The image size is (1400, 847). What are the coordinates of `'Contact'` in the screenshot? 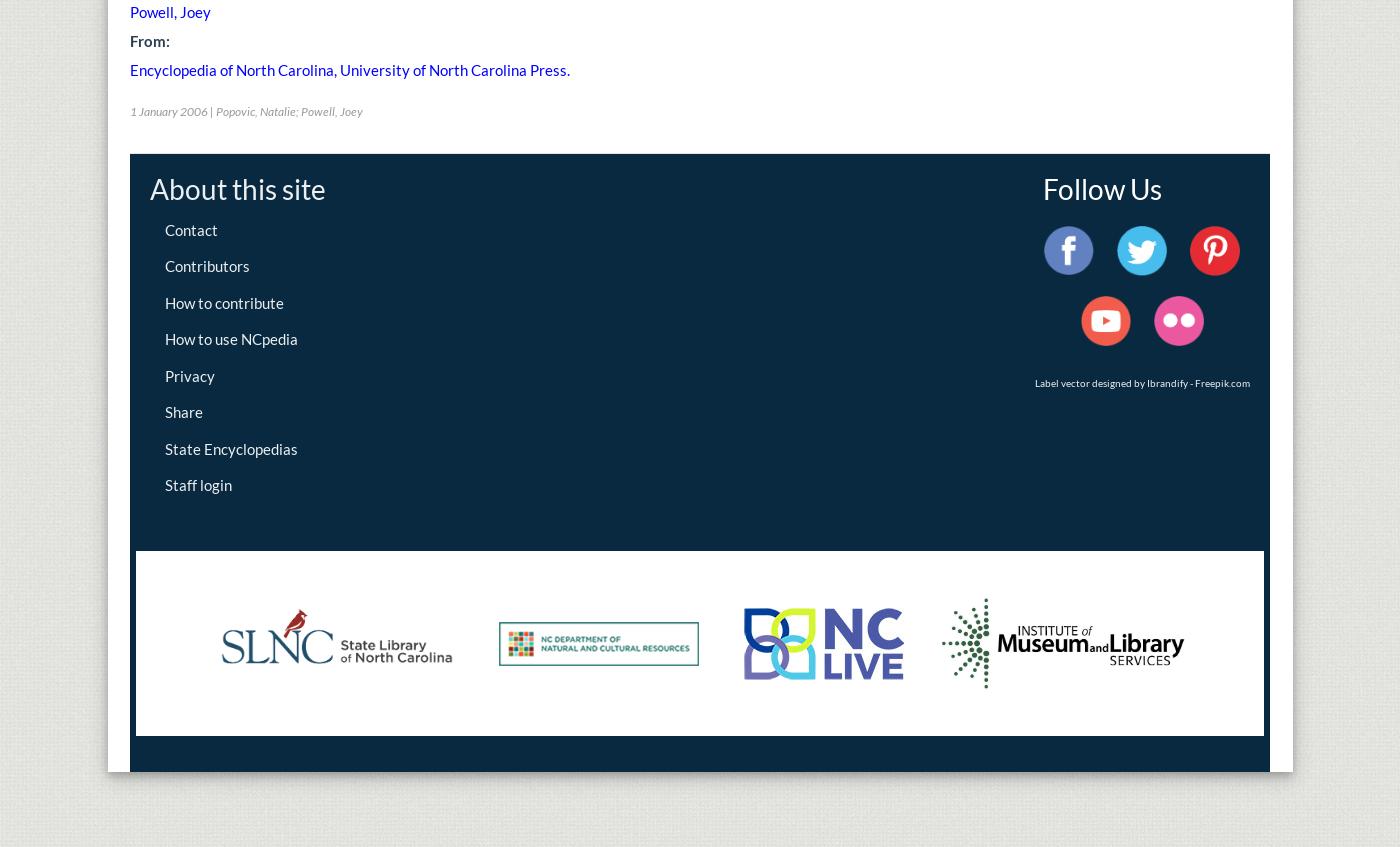 It's located at (191, 229).